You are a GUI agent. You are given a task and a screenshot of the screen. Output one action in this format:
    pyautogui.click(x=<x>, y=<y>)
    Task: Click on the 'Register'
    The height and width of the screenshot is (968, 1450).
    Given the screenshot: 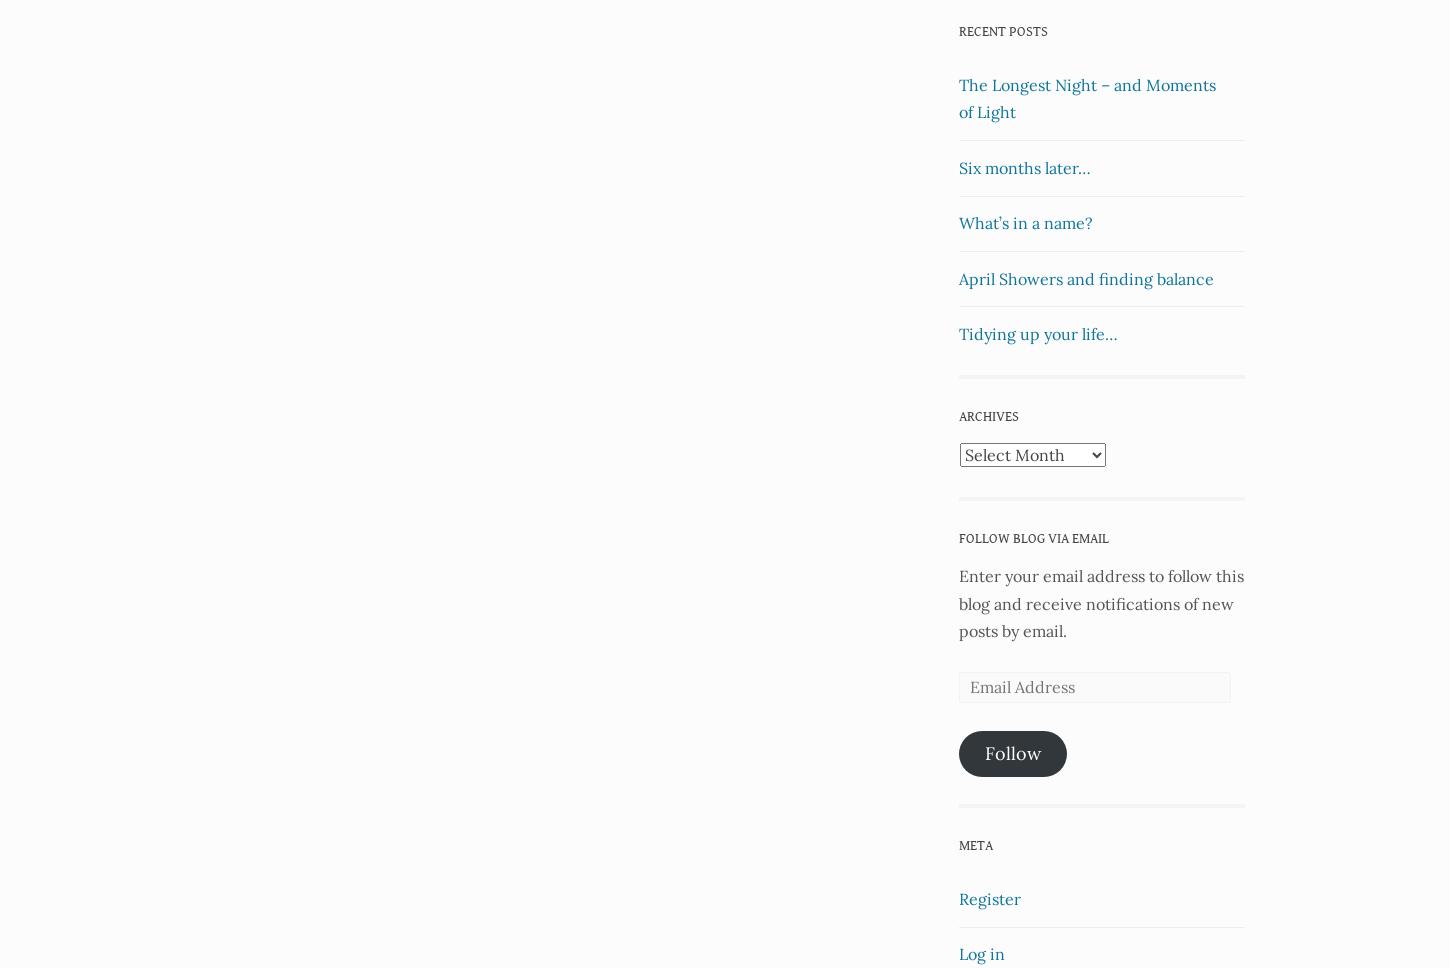 What is the action you would take?
    pyautogui.click(x=990, y=898)
    